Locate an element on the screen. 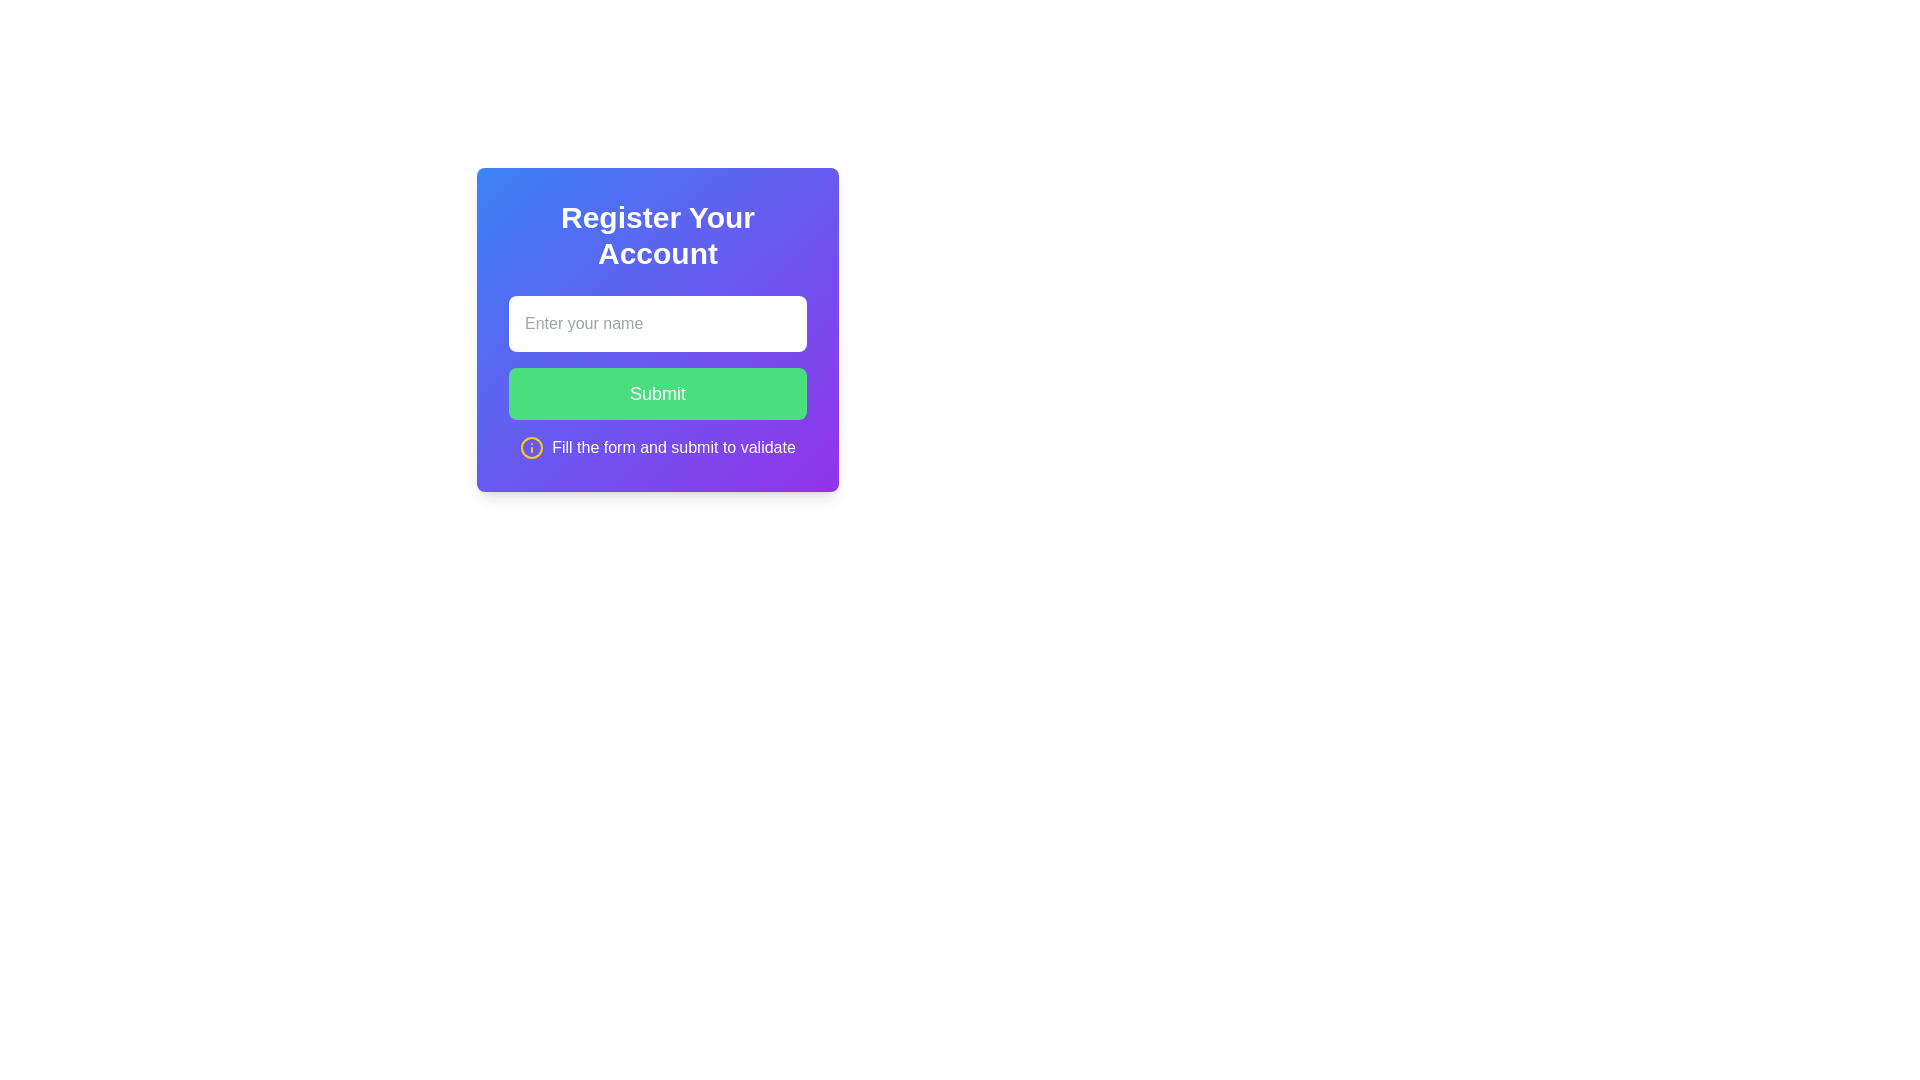  the information icon accompanying the text 'Fill the form and submit to validate', which is located at the bottom of the registration form is located at coordinates (657, 446).